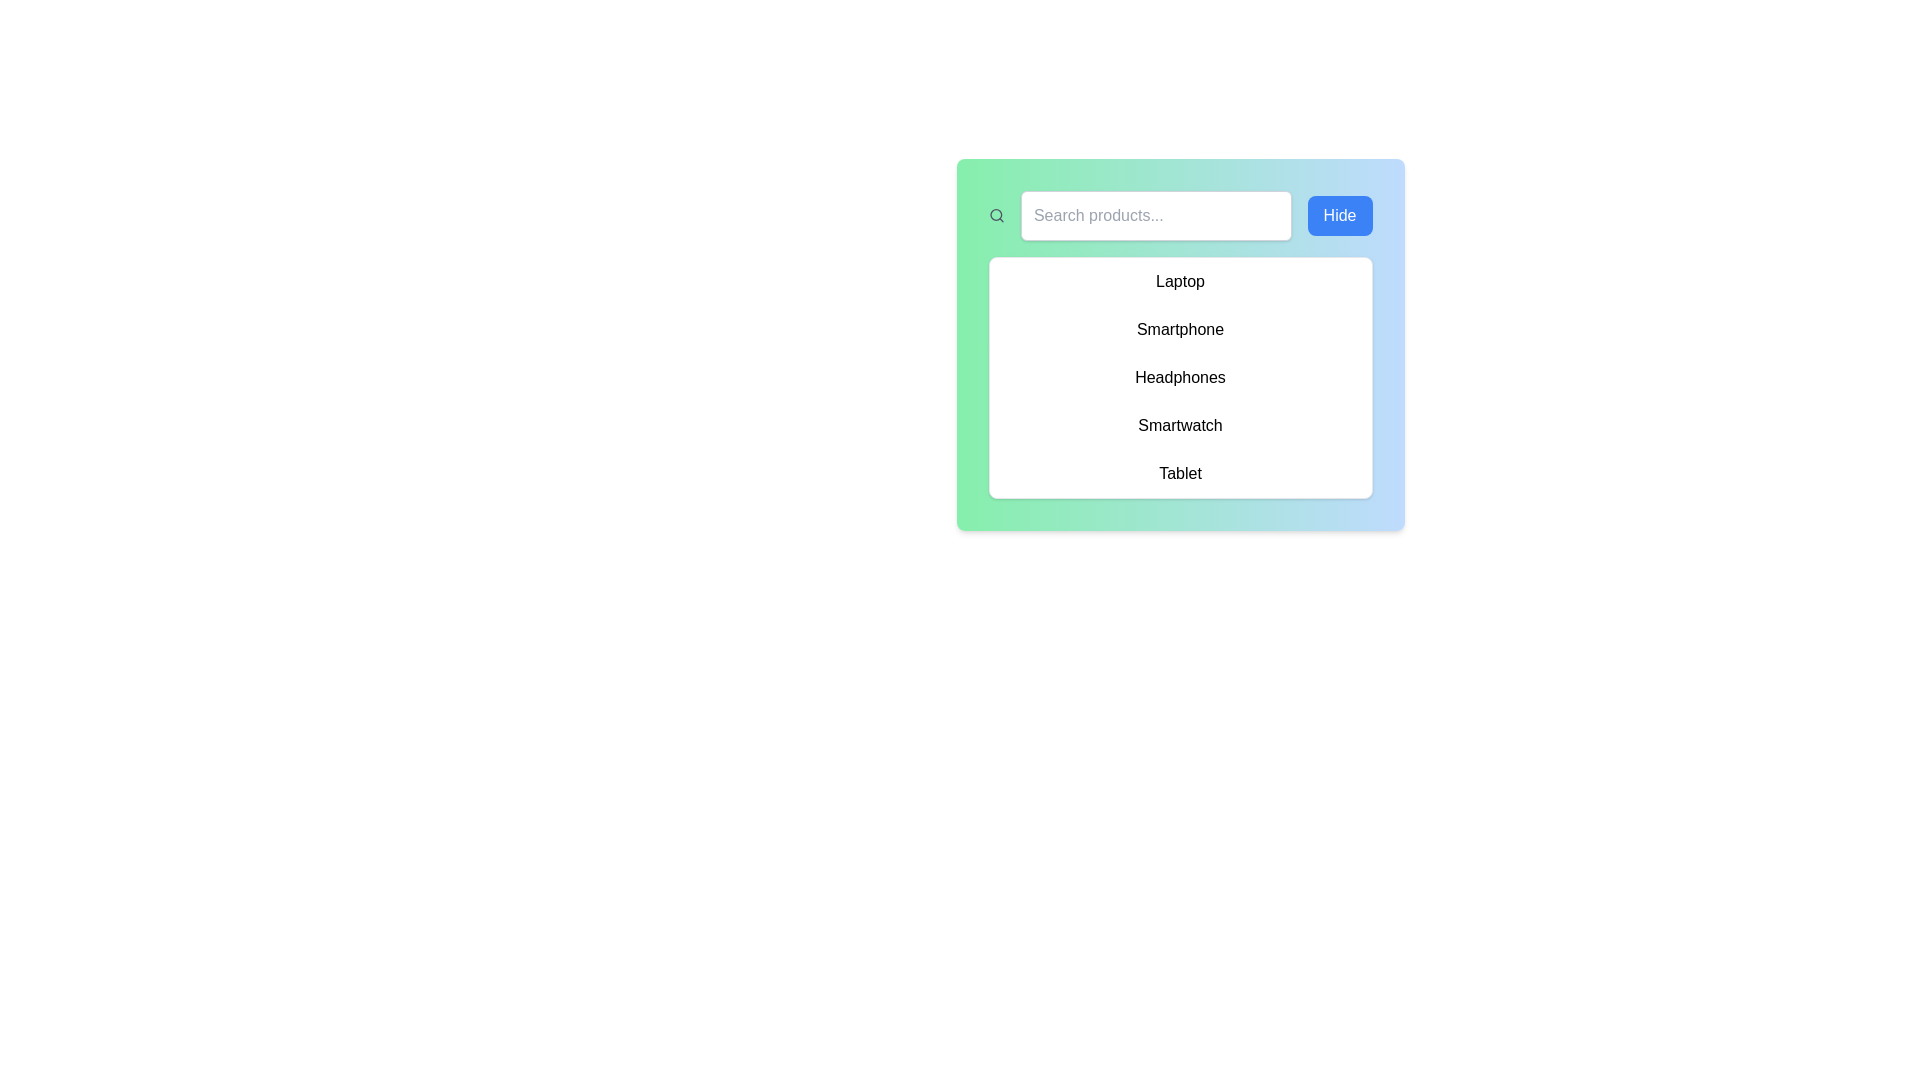 The image size is (1920, 1080). I want to click on the blue button labeled 'Hide', which has rounded corners and white text, so click(1339, 216).